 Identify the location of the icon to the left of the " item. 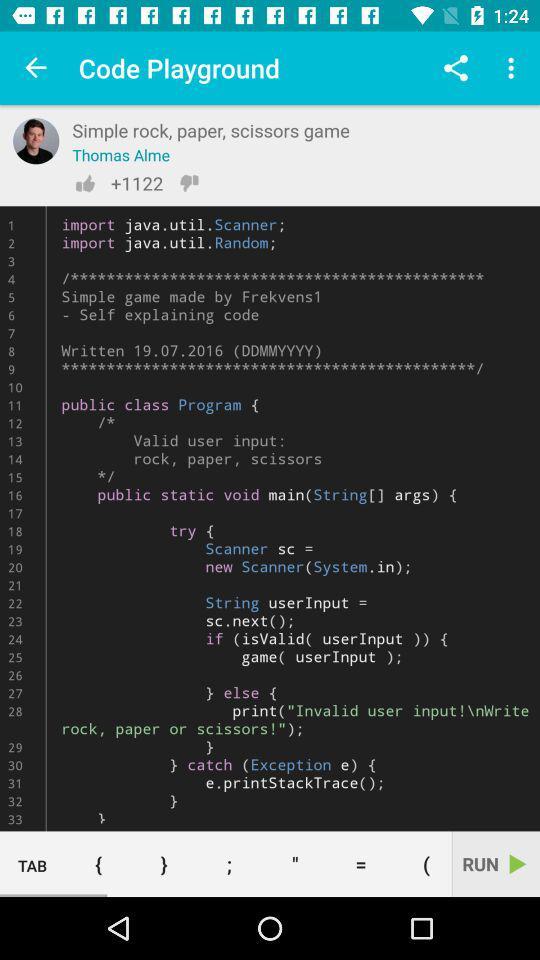
(228, 863).